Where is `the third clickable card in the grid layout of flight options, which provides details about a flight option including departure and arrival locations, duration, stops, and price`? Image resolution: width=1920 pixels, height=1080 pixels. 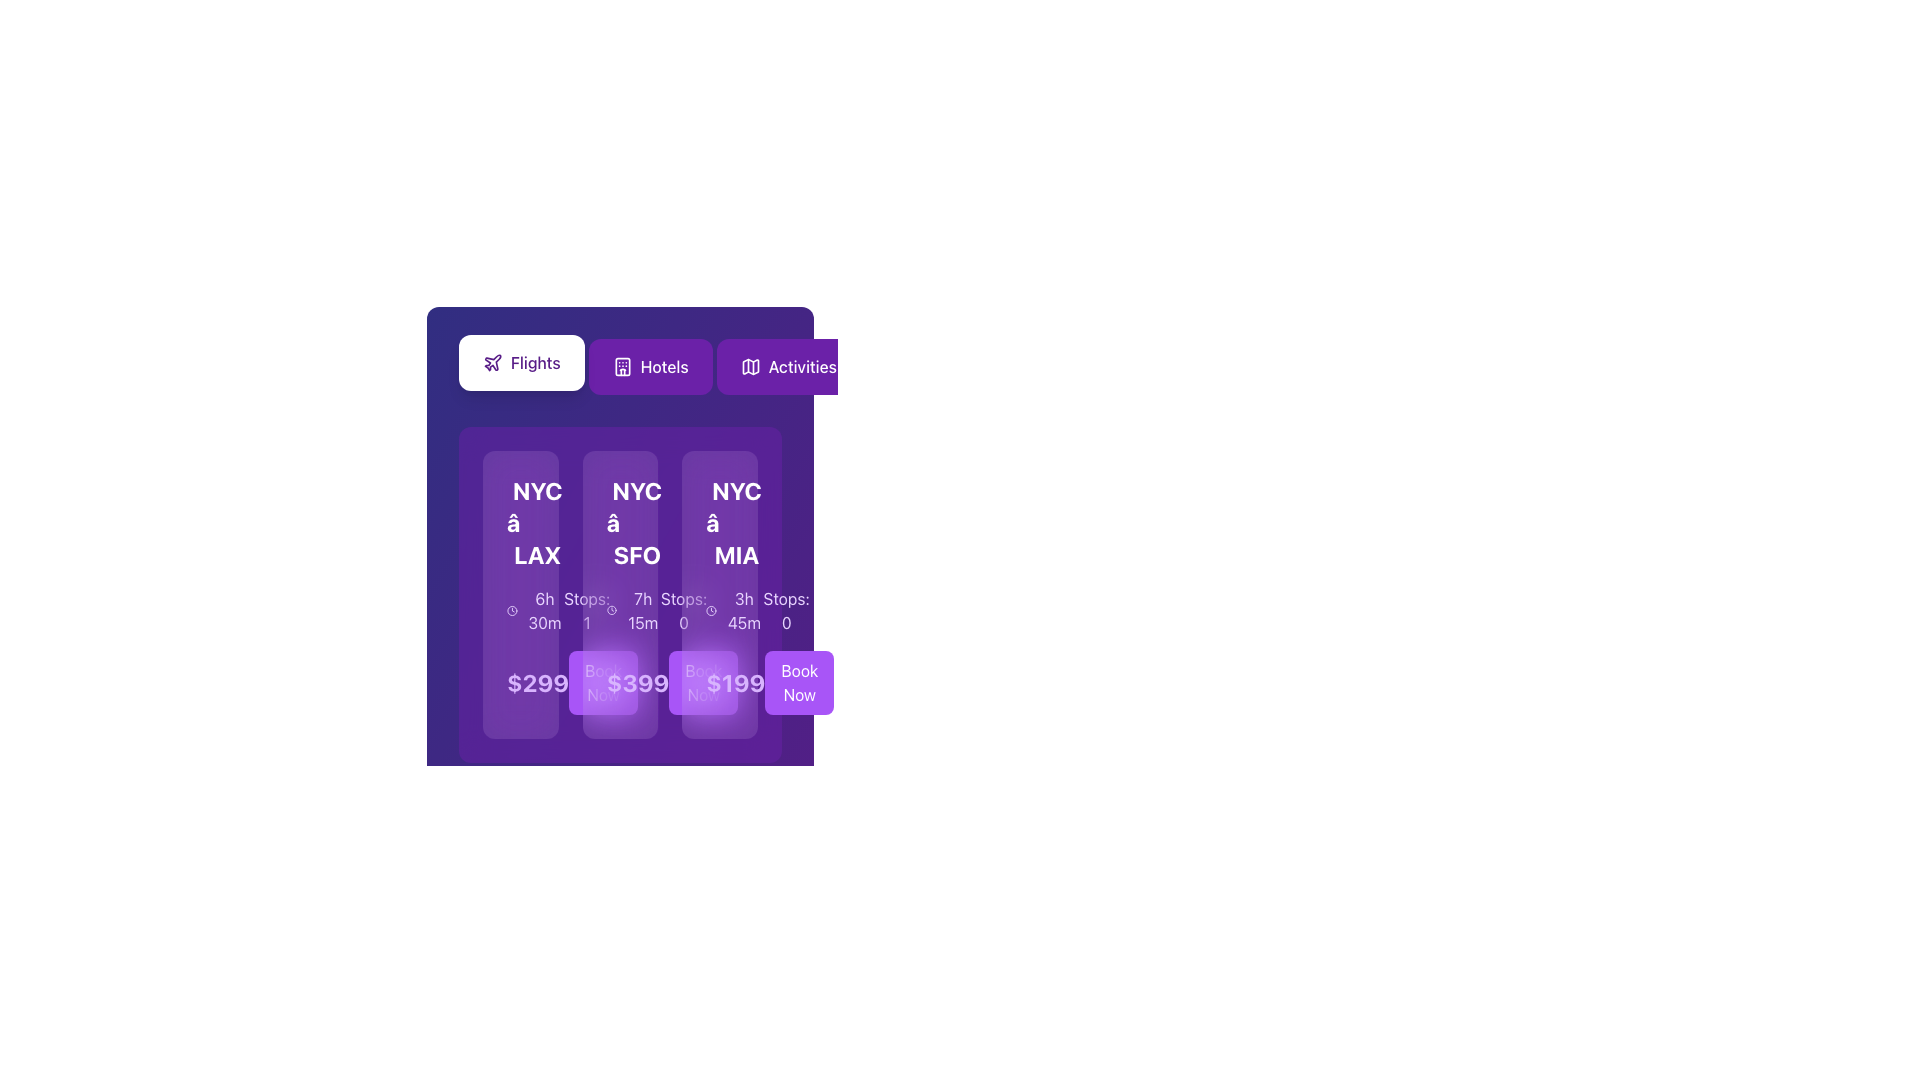 the third clickable card in the grid layout of flight options, which provides details about a flight option including departure and arrival locations, duration, stops, and price is located at coordinates (720, 593).